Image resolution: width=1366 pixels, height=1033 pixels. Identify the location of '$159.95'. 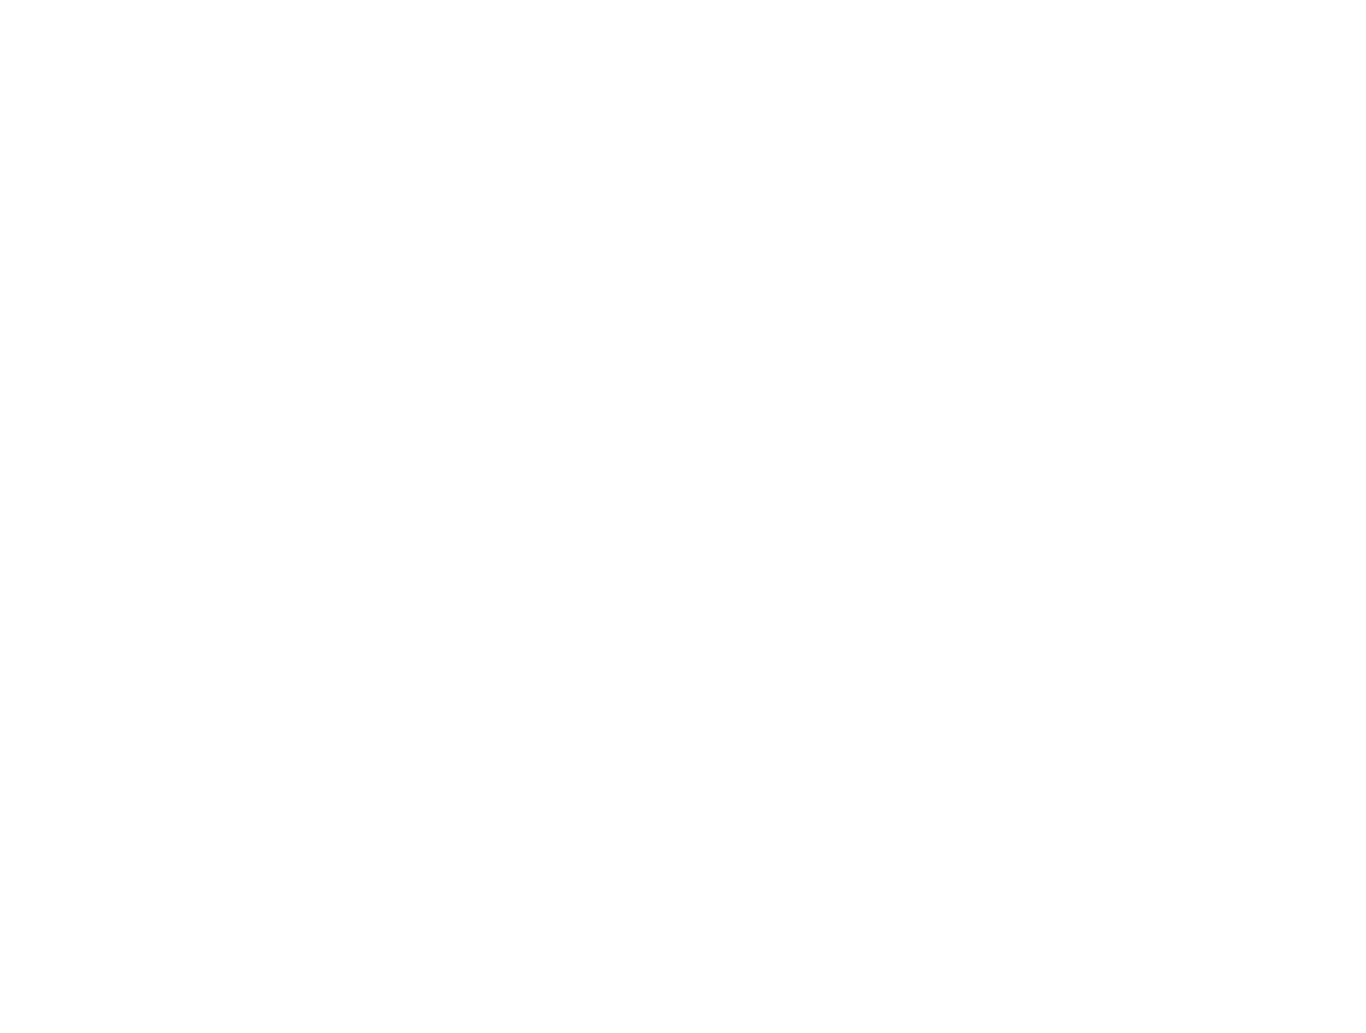
(105, 169).